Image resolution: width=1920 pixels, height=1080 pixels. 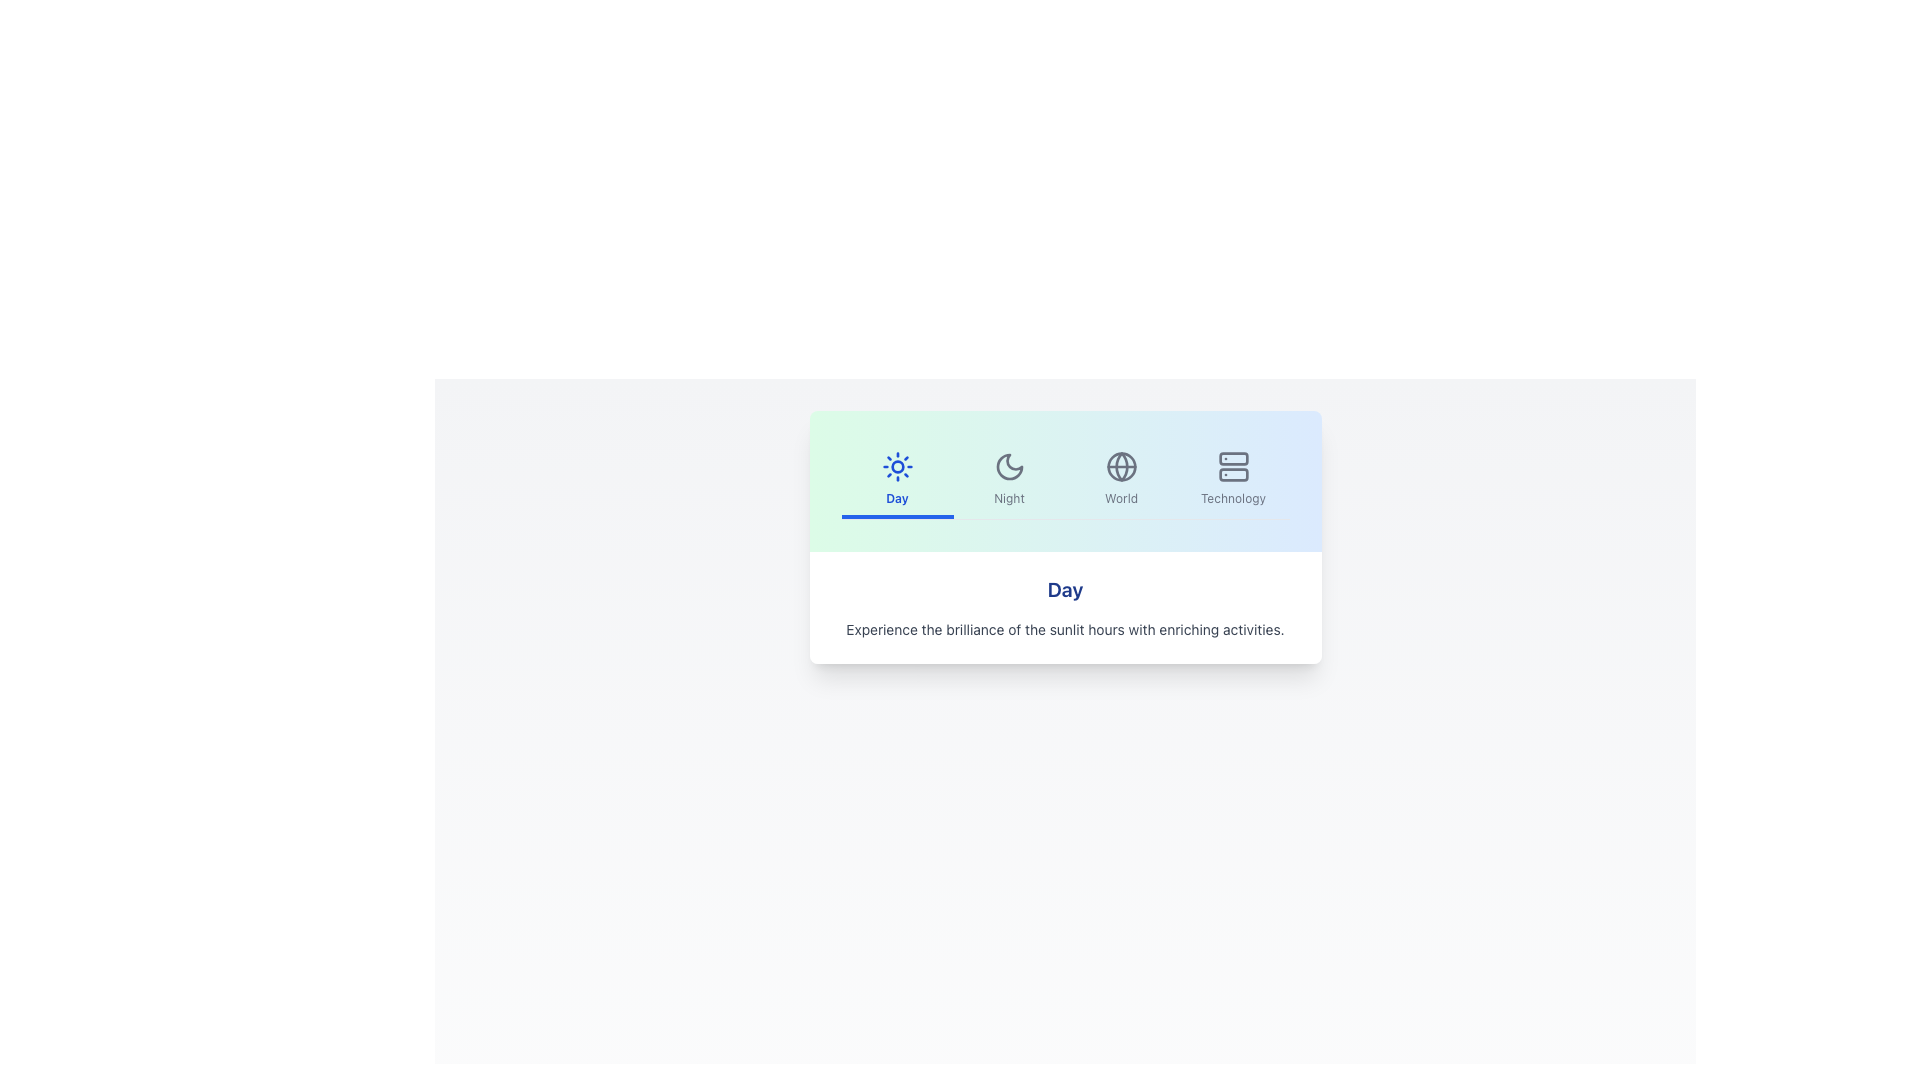 I want to click on the crescent-shaped moon icon, so click(x=1009, y=466).